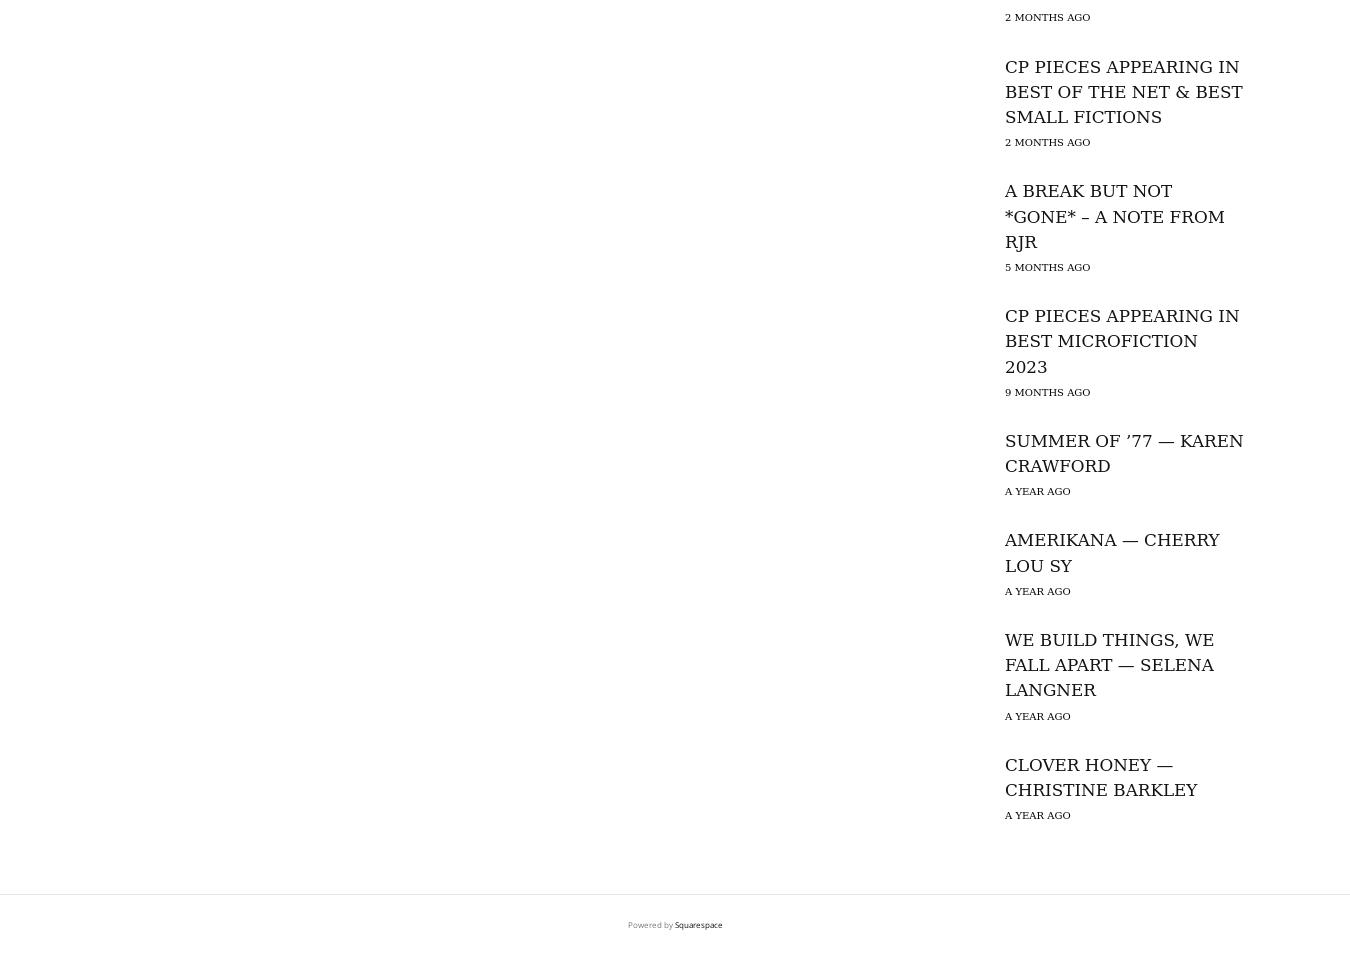 This screenshot has width=1350, height=954. Describe the element at coordinates (1003, 551) in the screenshot. I see `'AMERIKANA — CHERRY LOU SY'` at that location.